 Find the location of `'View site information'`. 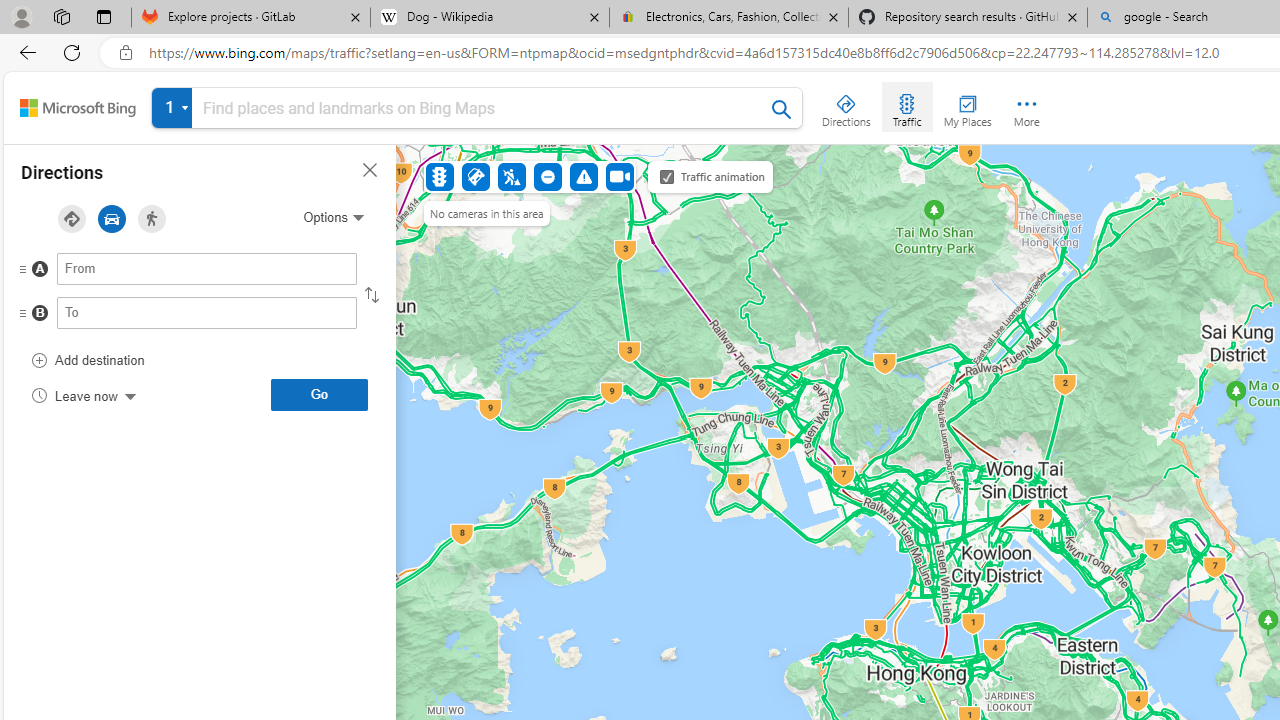

'View site information' is located at coordinates (125, 52).